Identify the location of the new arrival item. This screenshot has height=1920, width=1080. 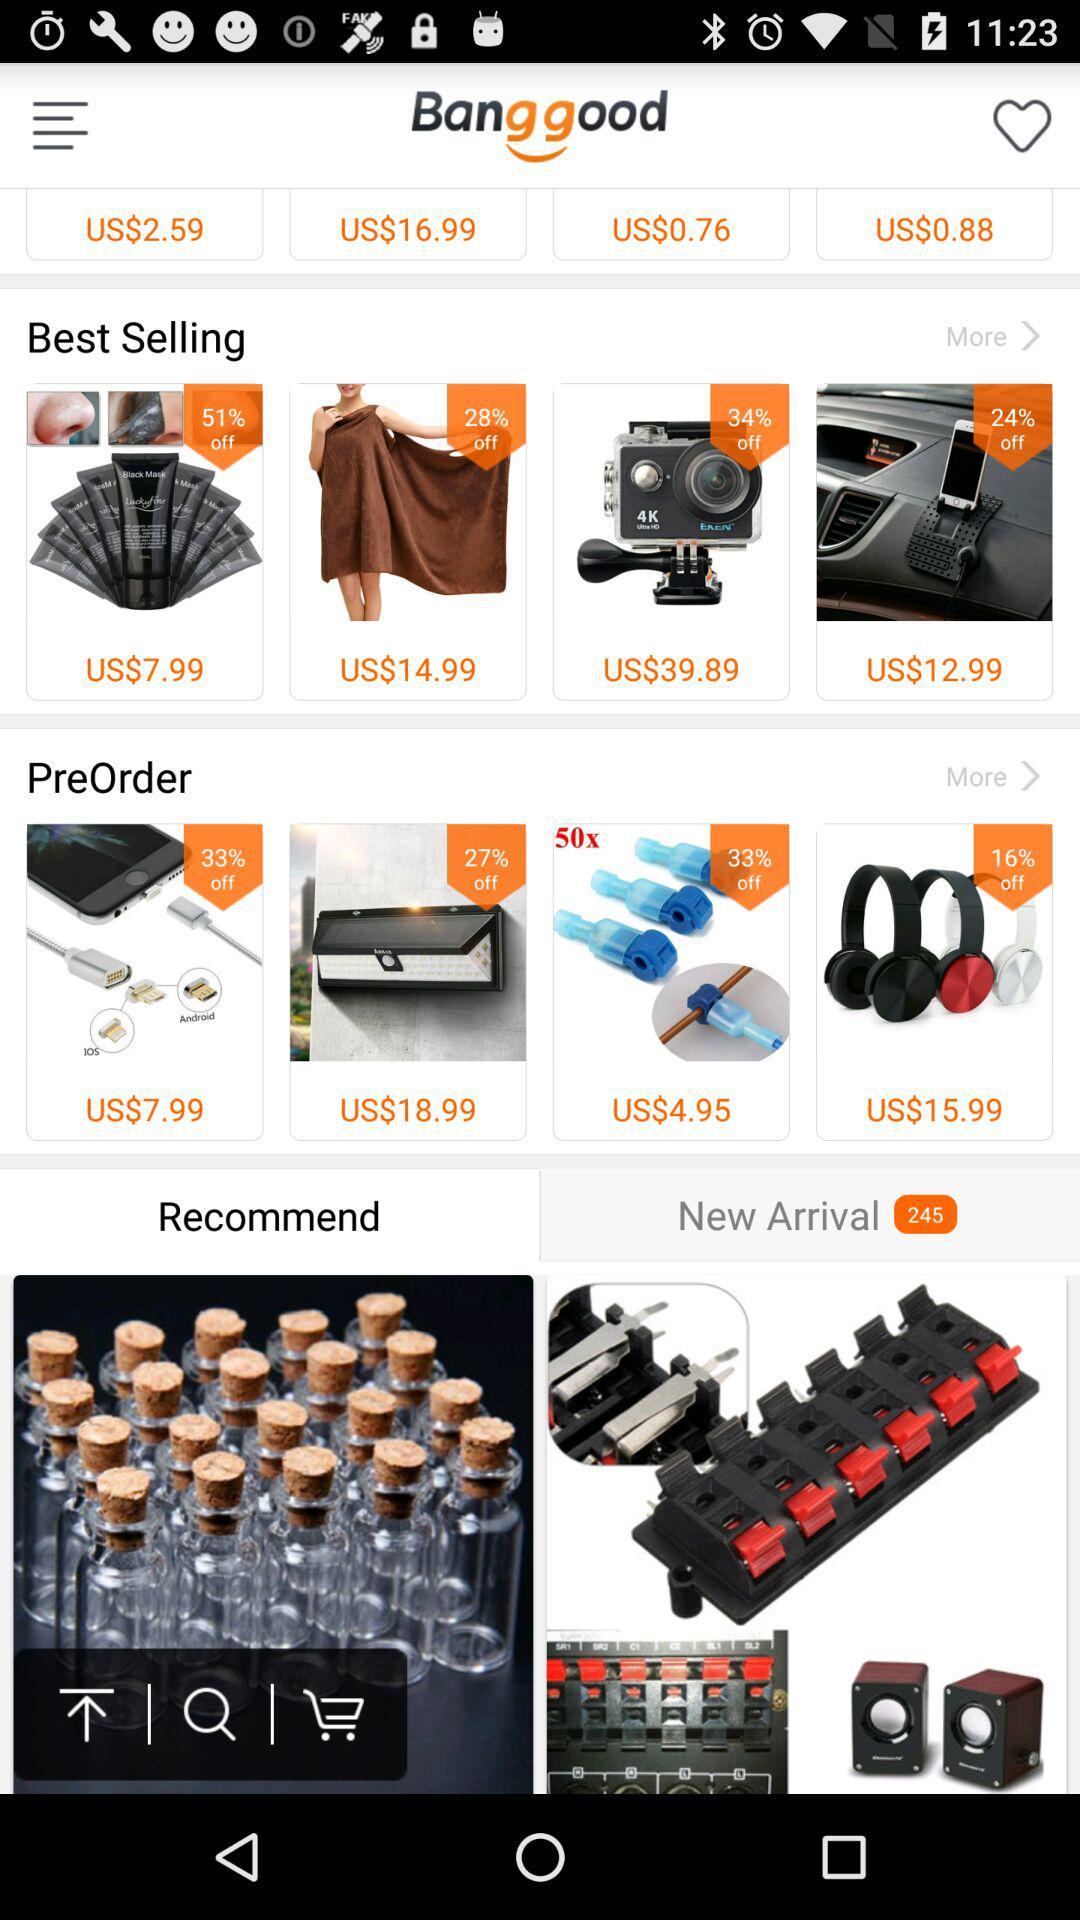
(777, 1213).